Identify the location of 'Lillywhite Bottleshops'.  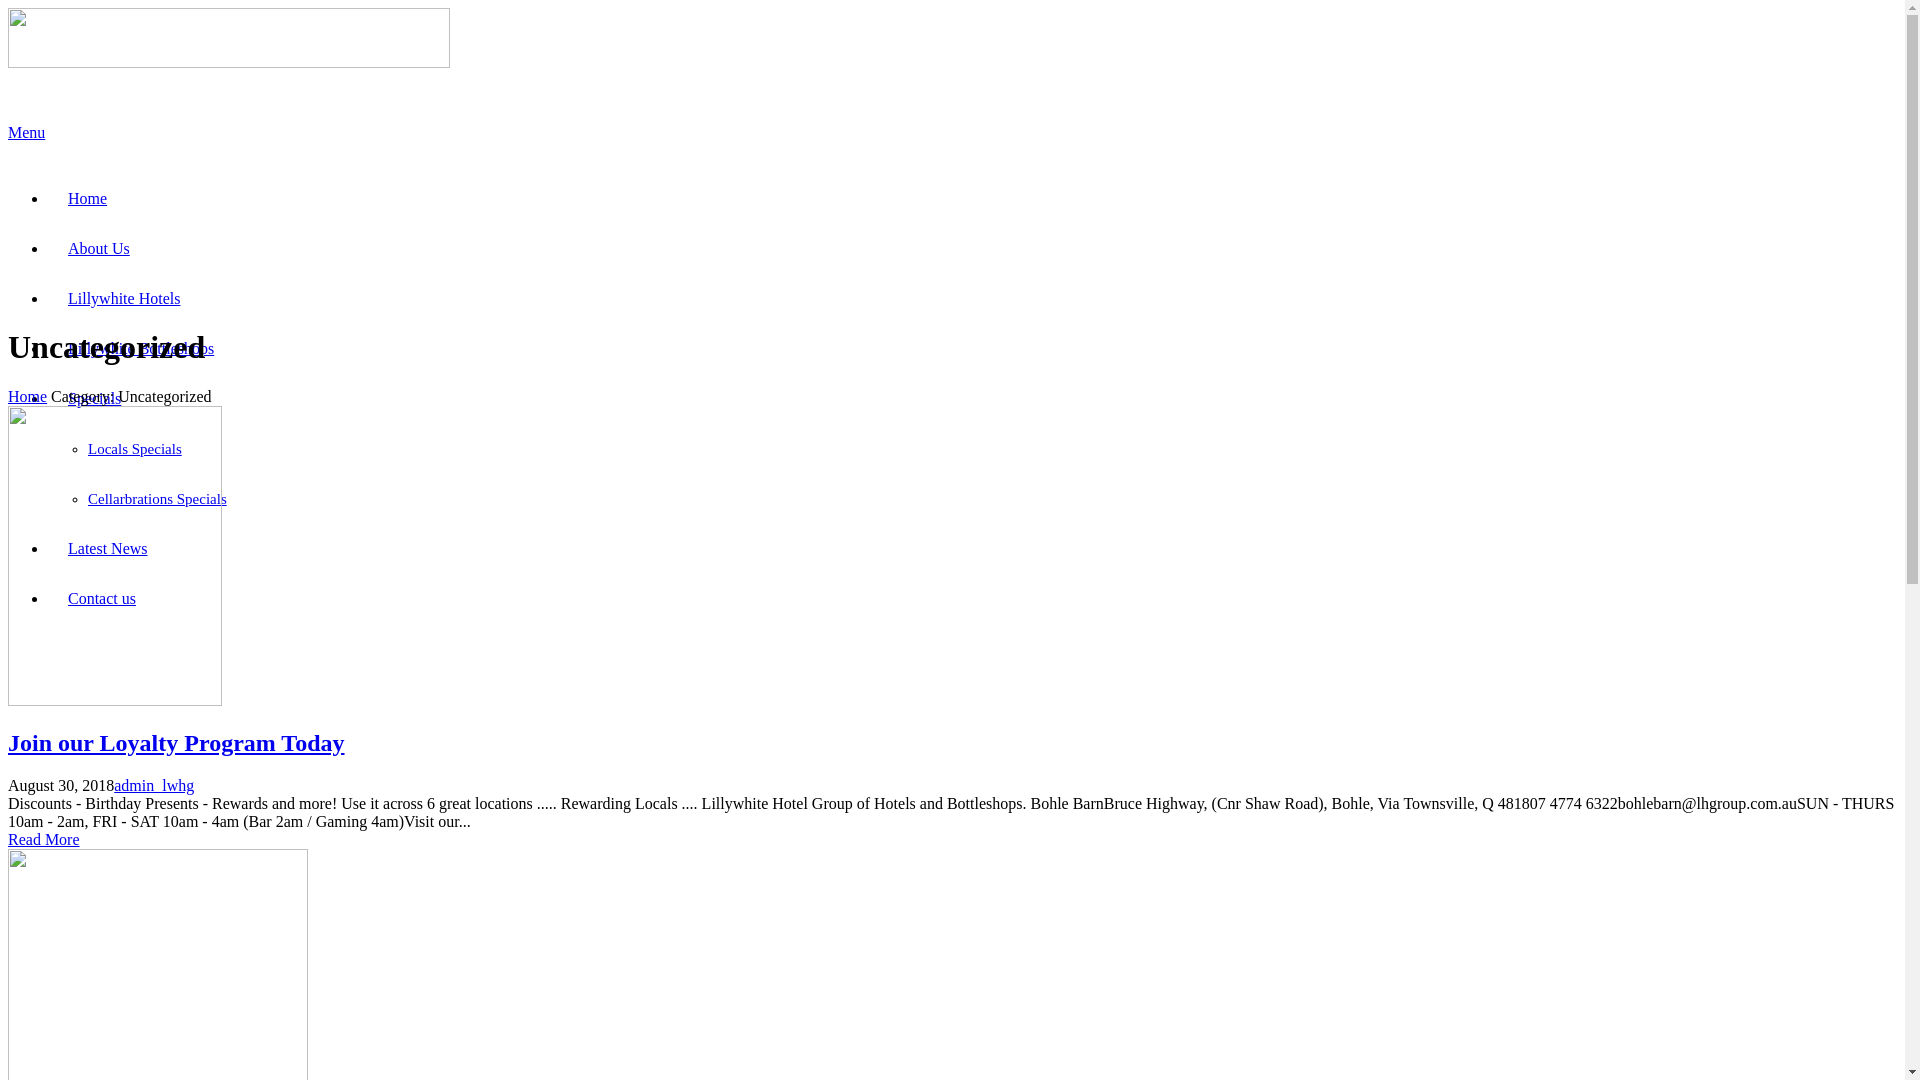
(48, 347).